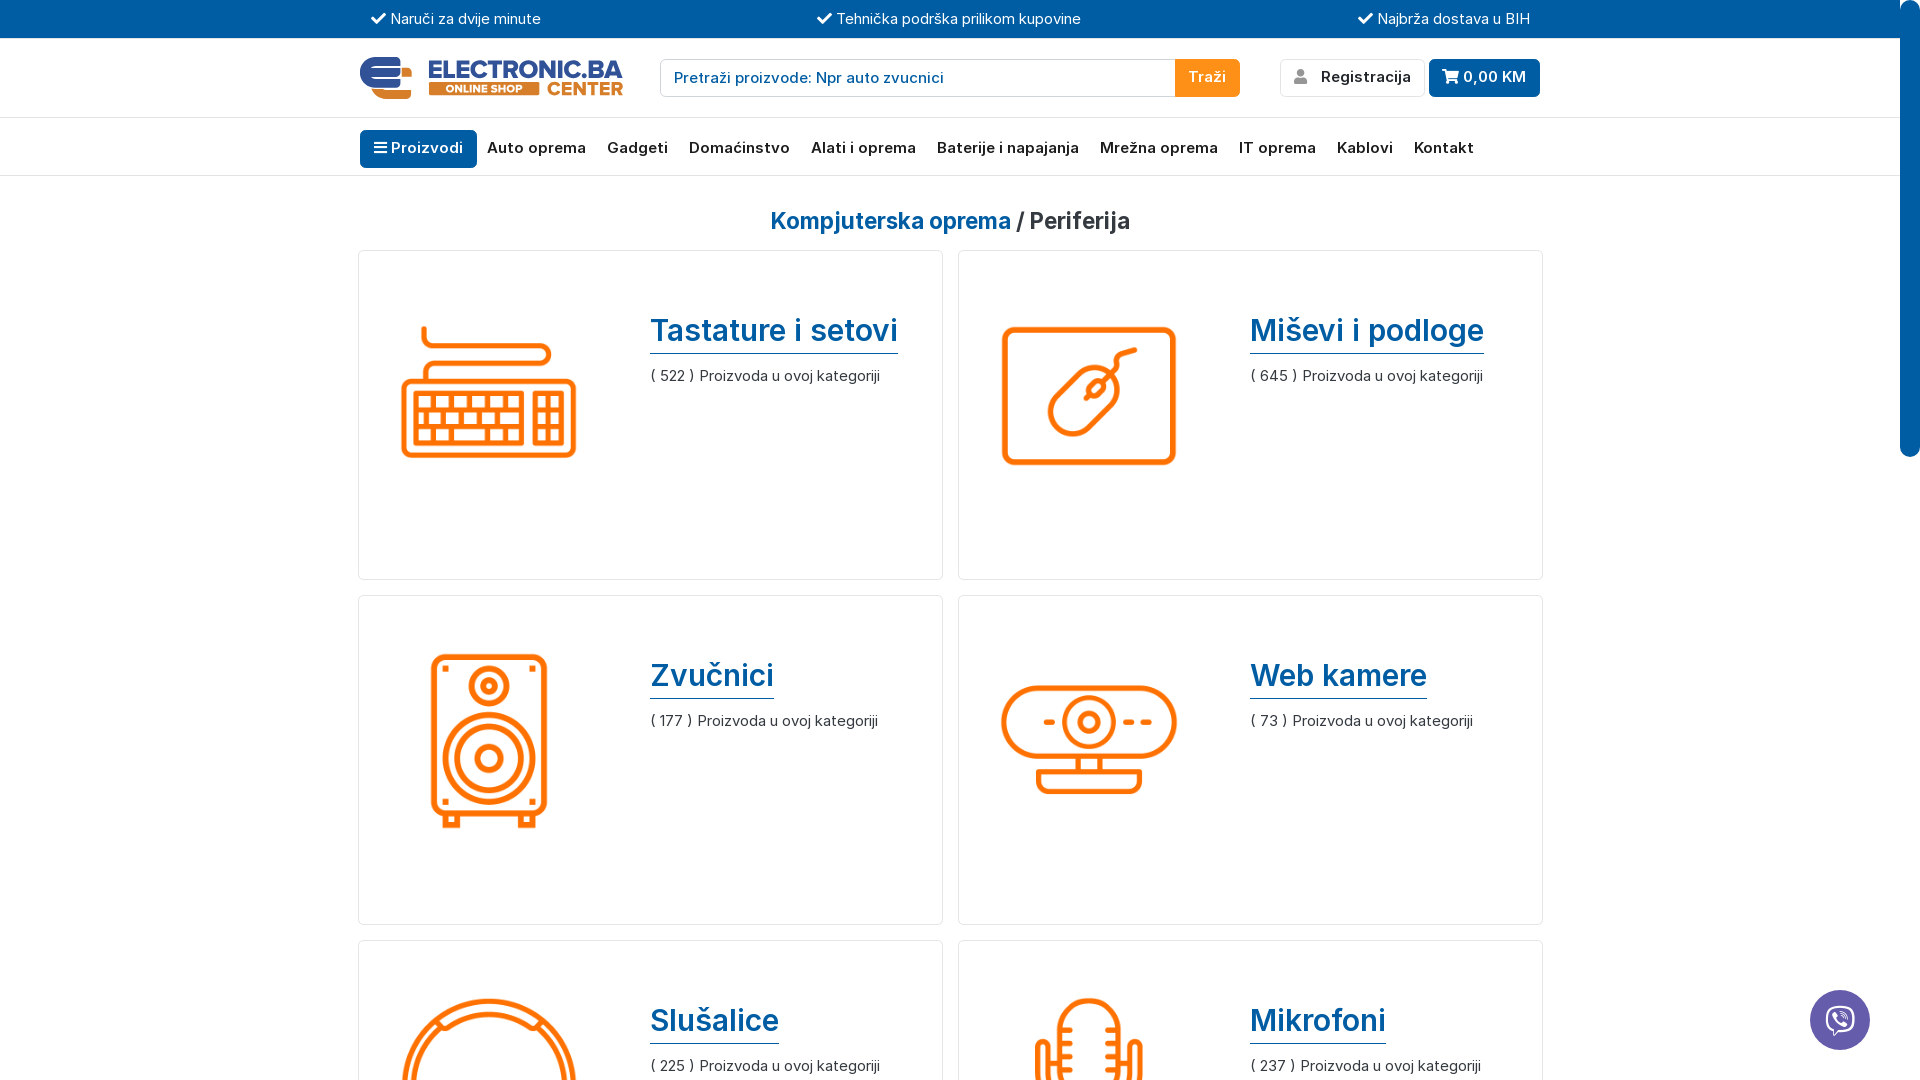  I want to click on 'Tastature i setovi', so click(787, 333).